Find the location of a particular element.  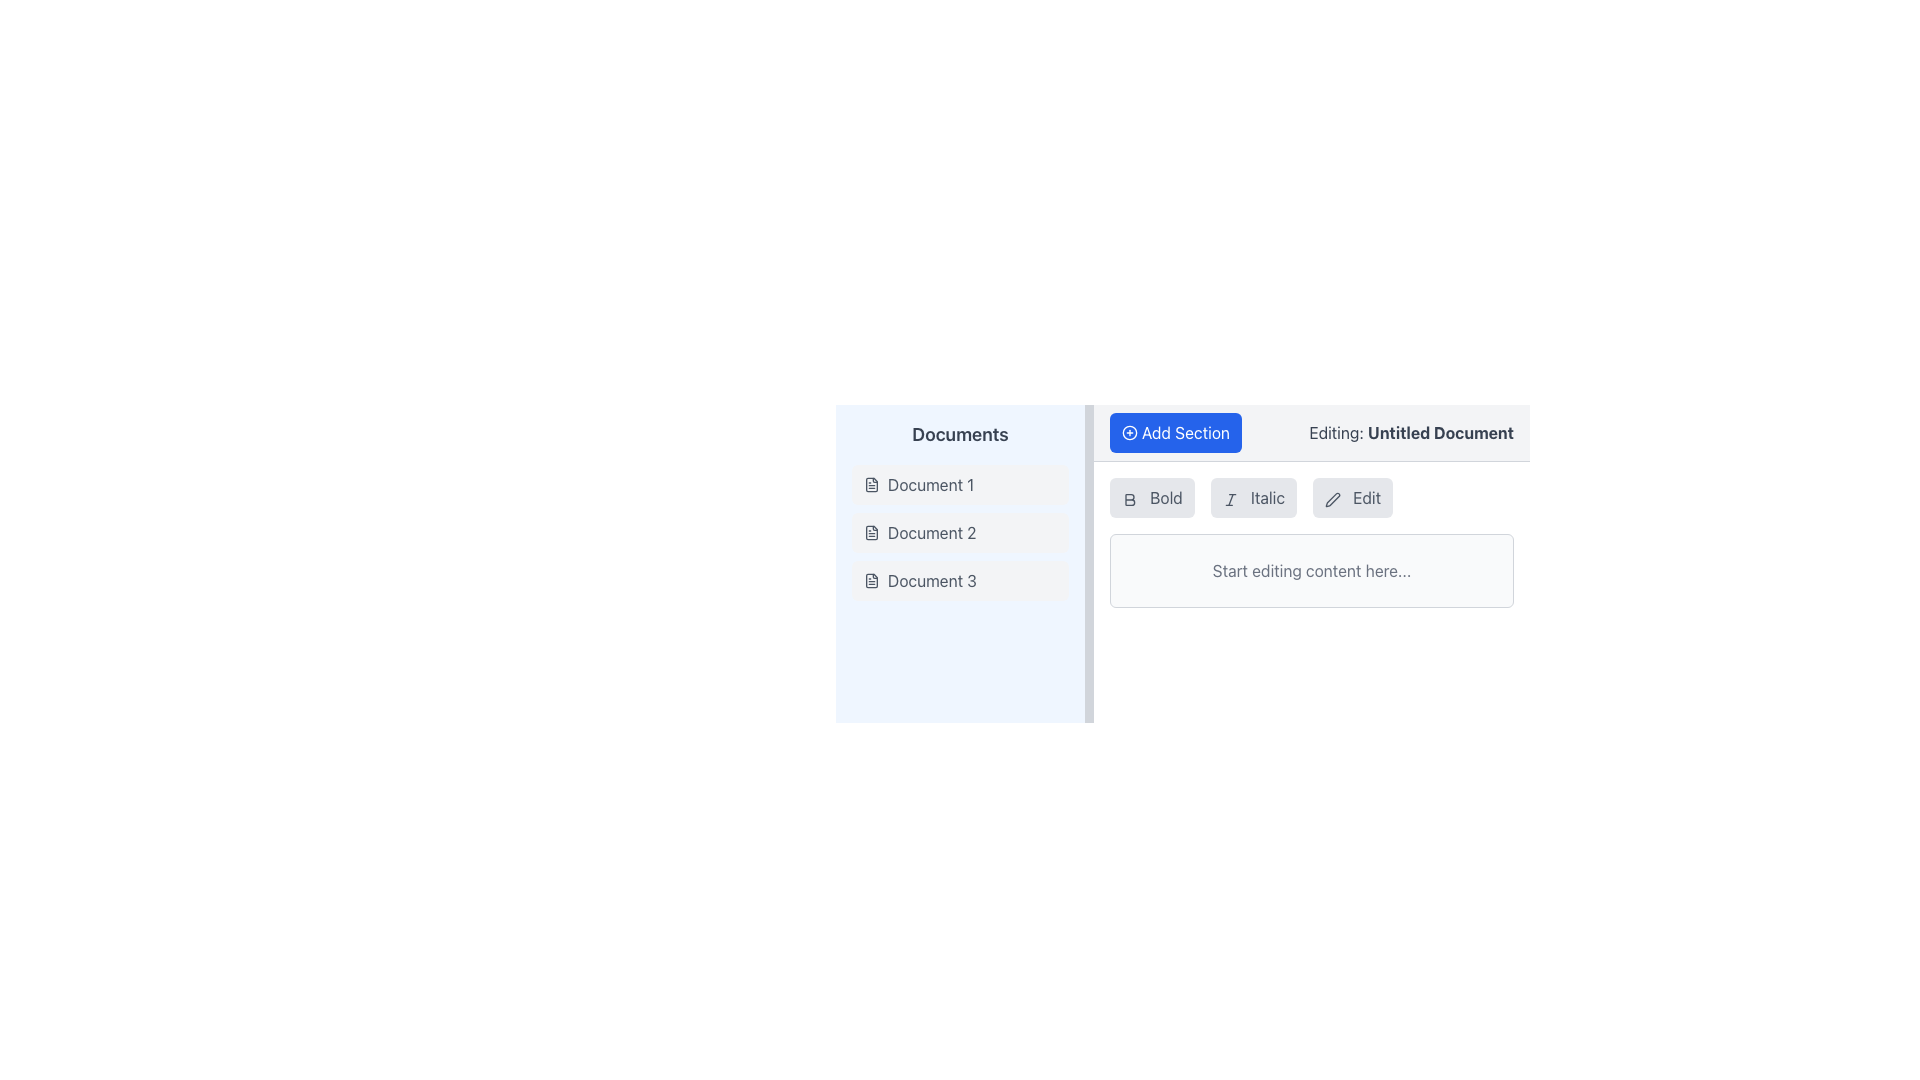

the 'Document 3' icon in the sidebar is located at coordinates (872, 581).